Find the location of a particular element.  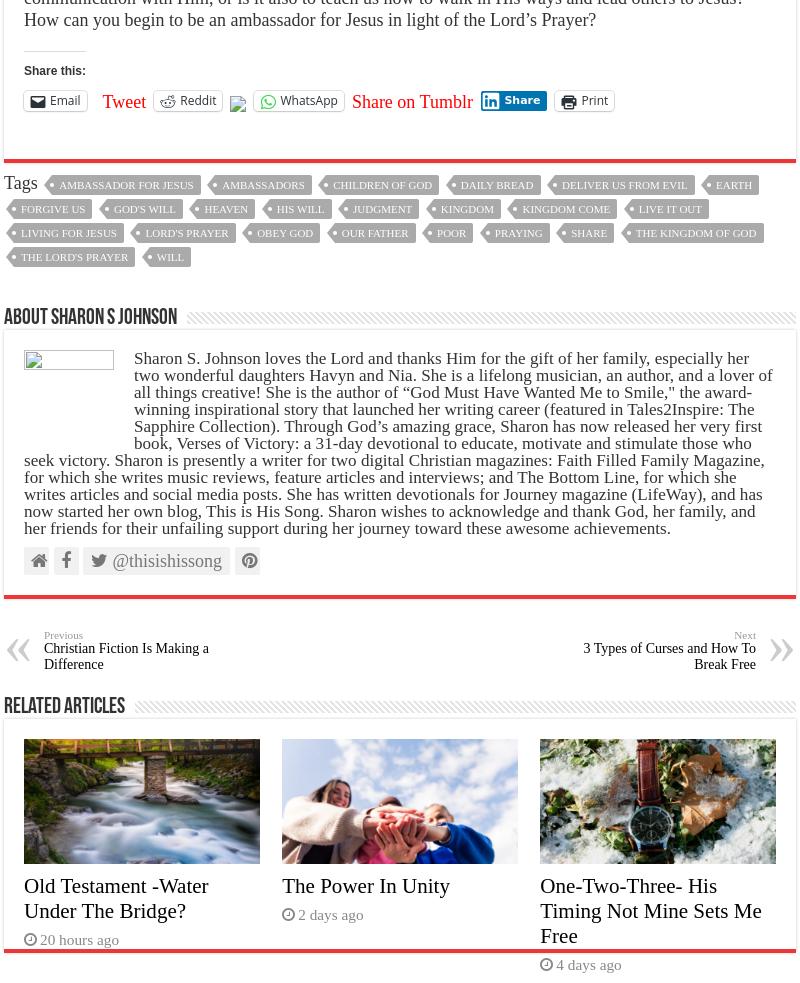

'3 Types of Curses and How To Break Free' is located at coordinates (669, 655).